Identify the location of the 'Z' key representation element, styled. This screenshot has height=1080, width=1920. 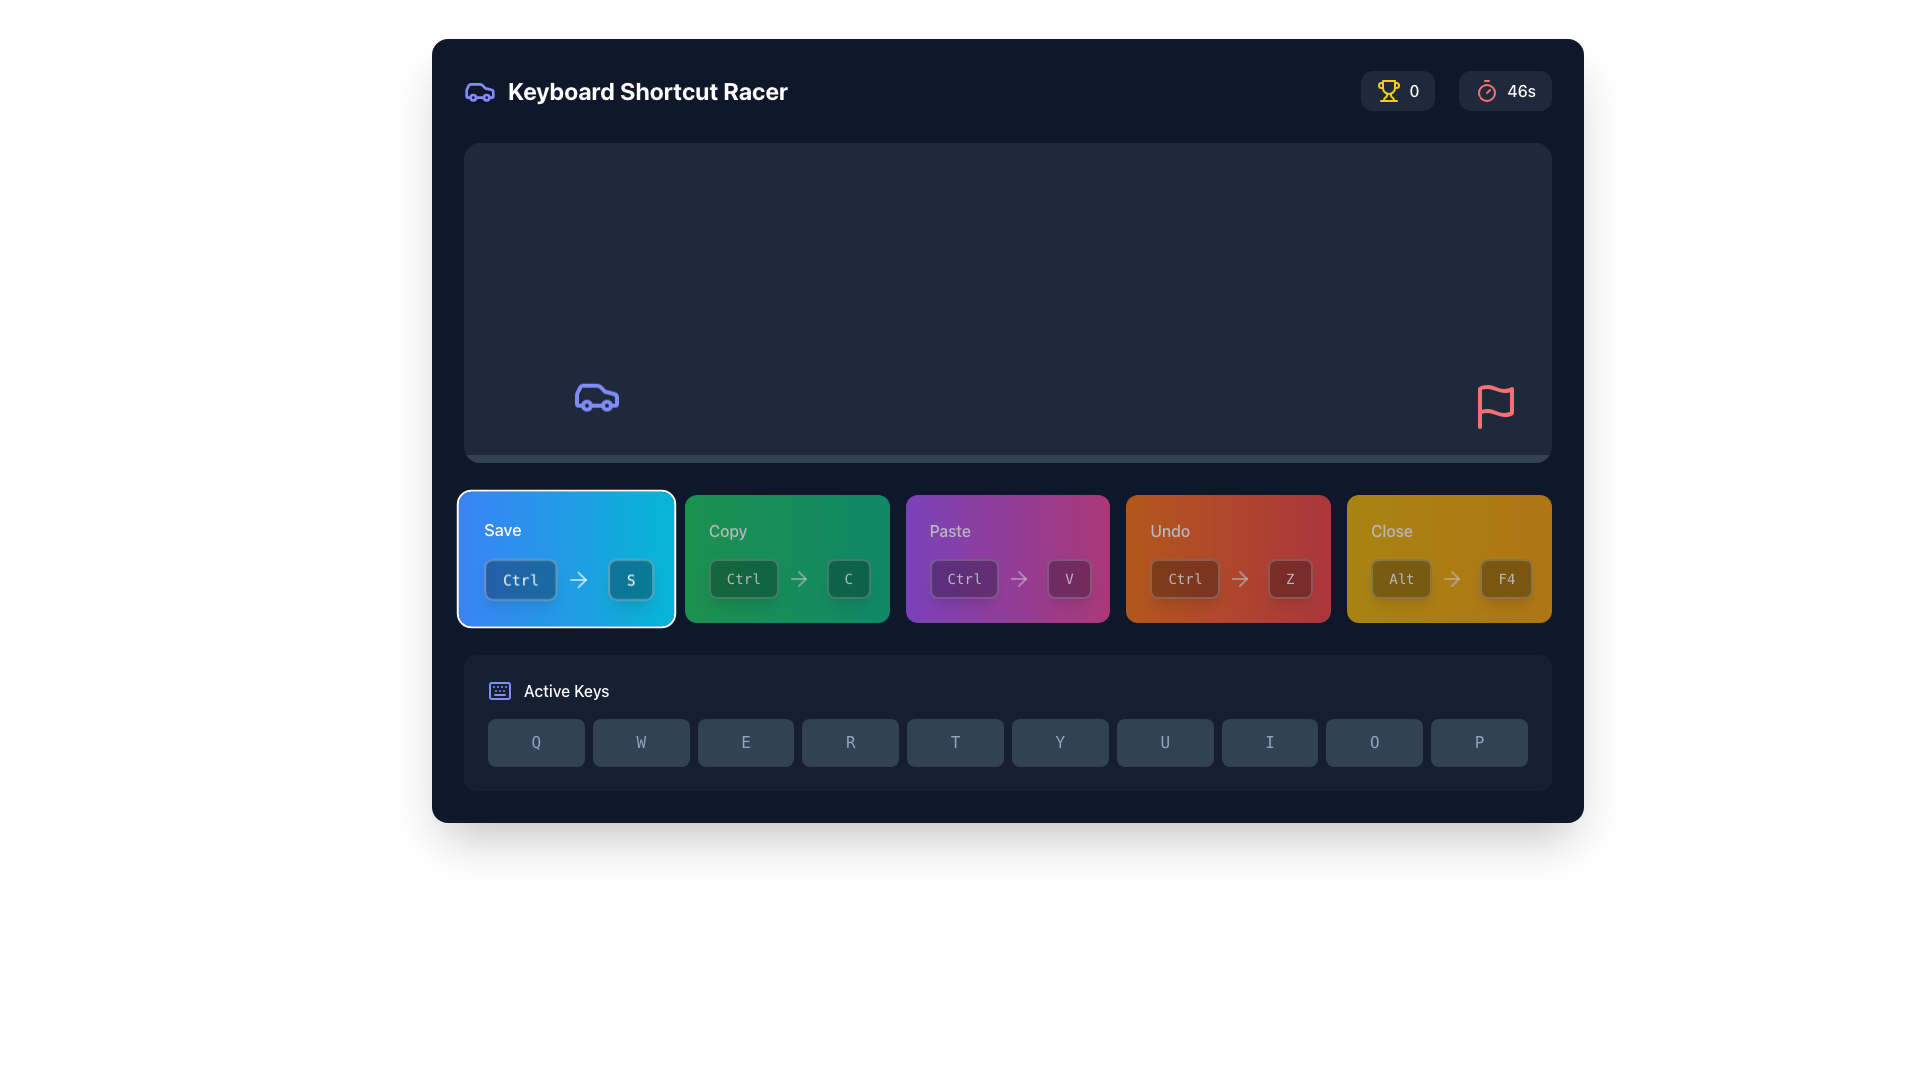
(1290, 578).